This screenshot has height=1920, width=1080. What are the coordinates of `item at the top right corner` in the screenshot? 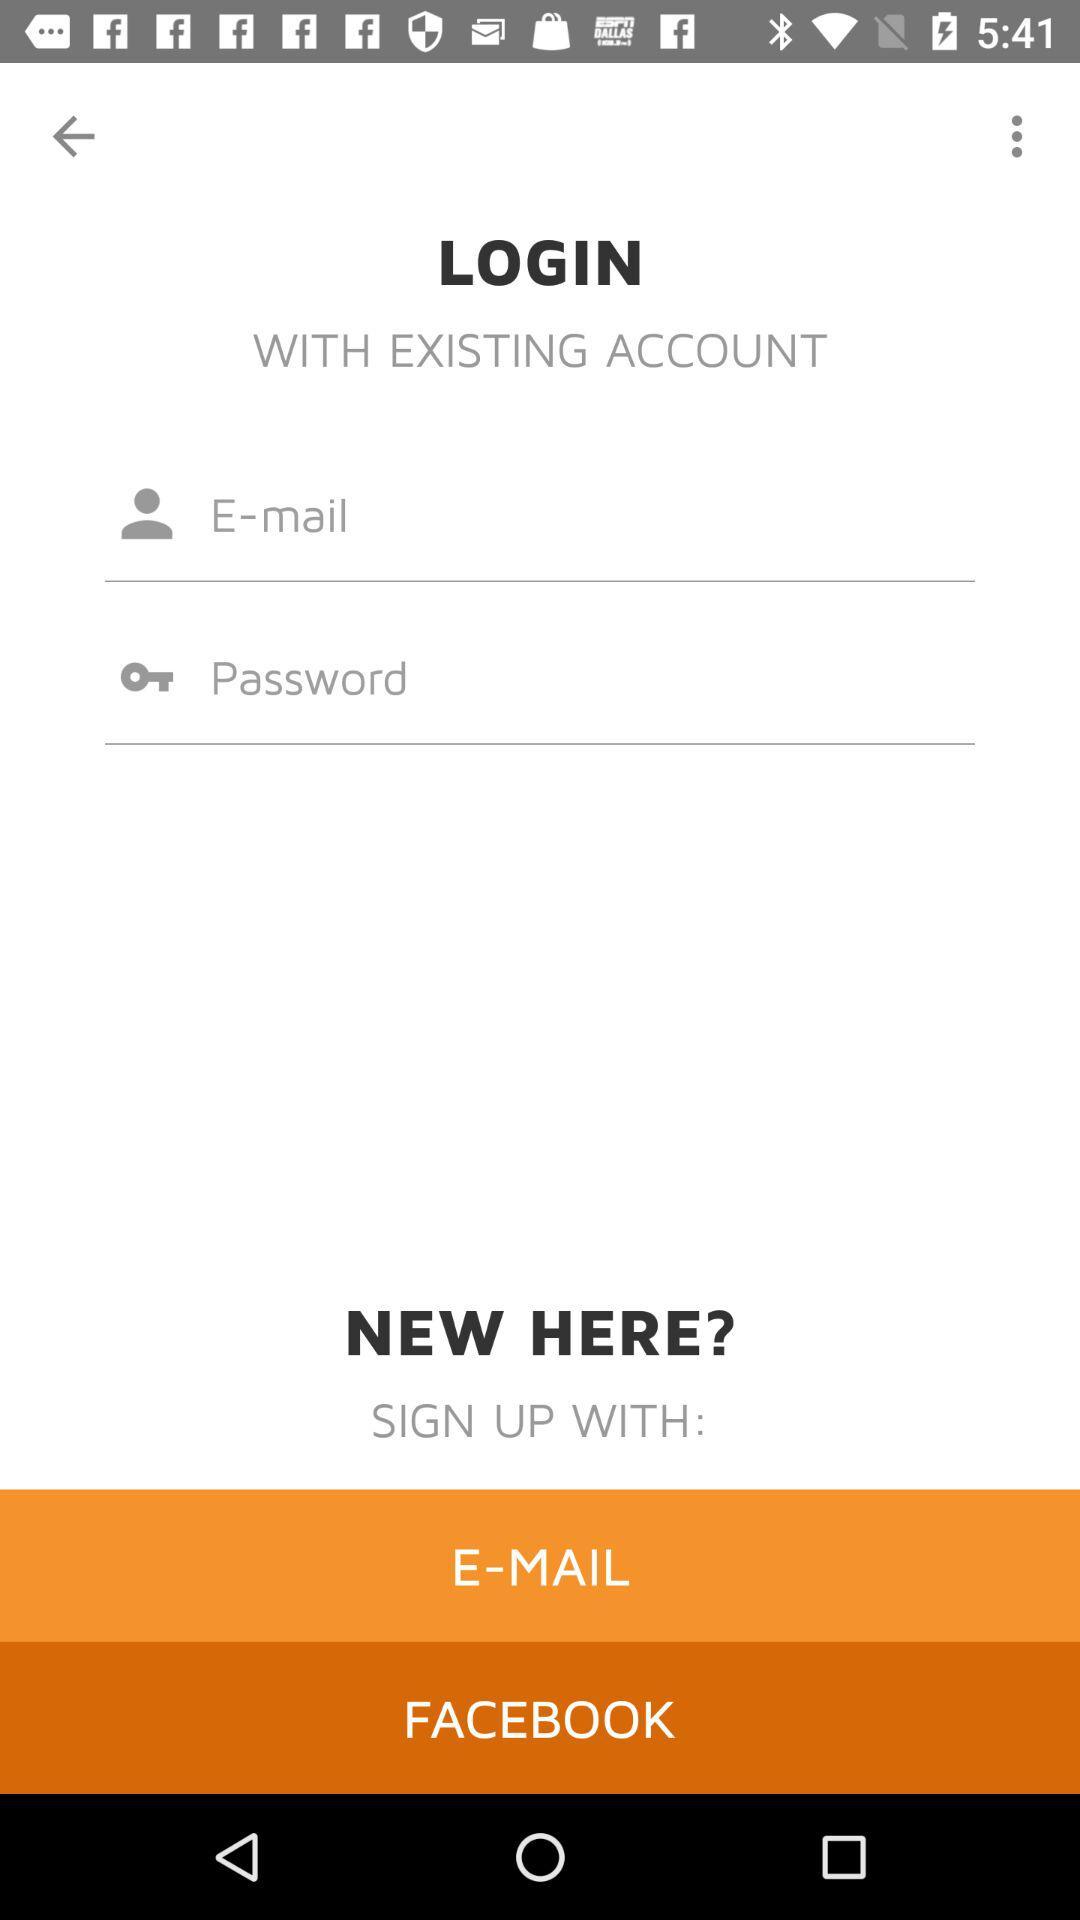 It's located at (1017, 135).